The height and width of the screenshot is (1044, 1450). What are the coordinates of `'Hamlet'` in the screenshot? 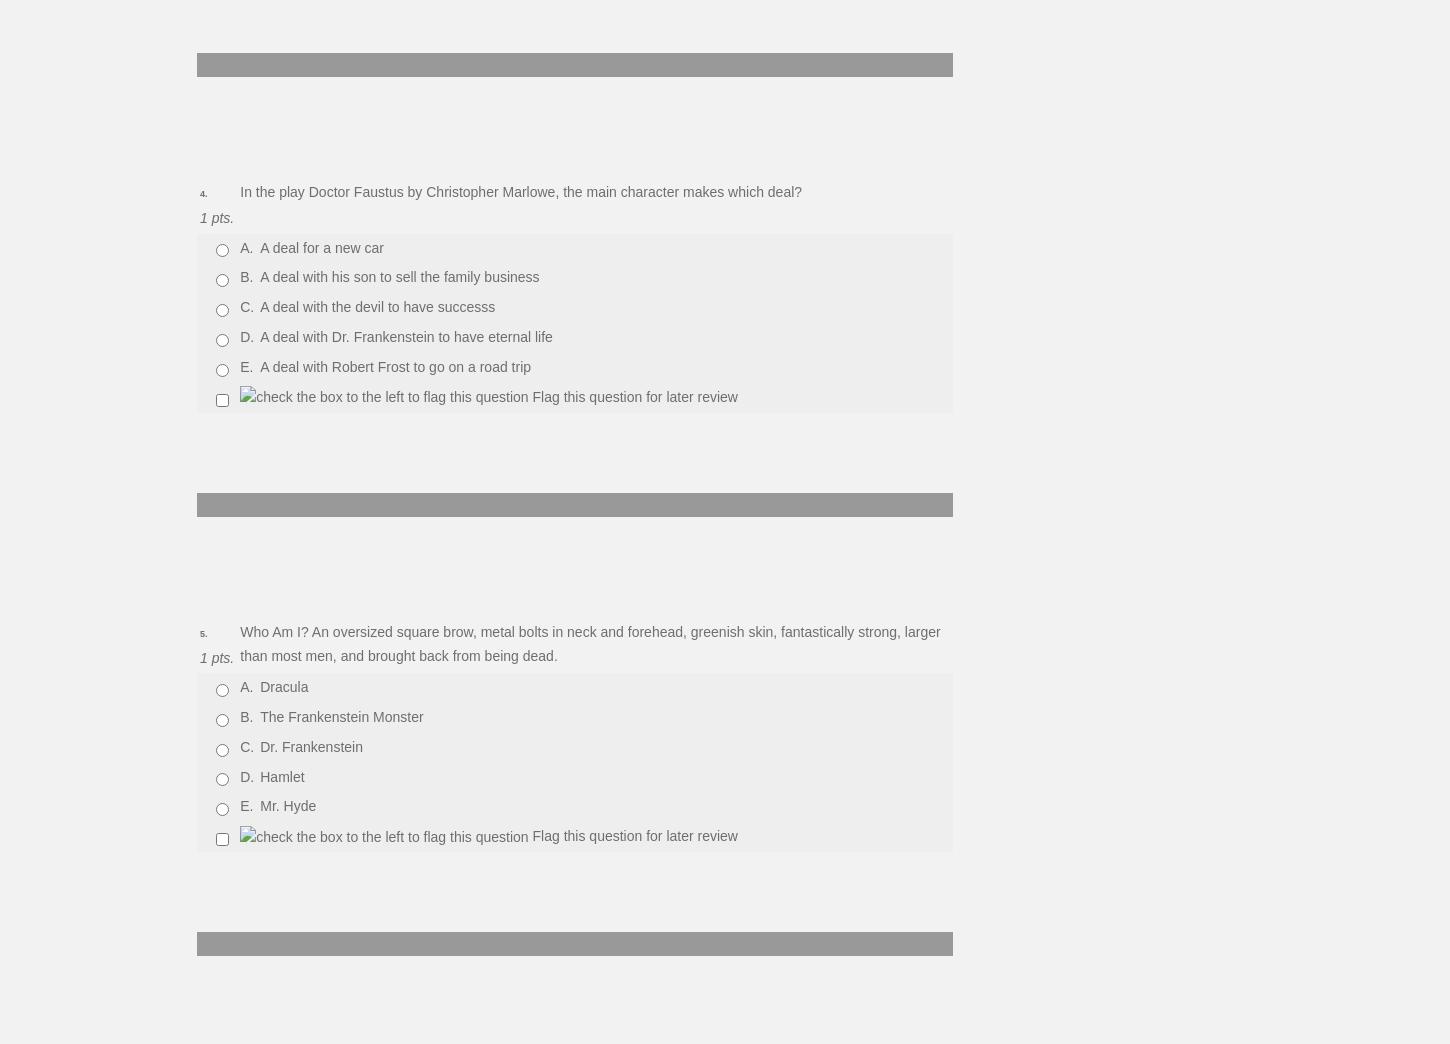 It's located at (282, 776).